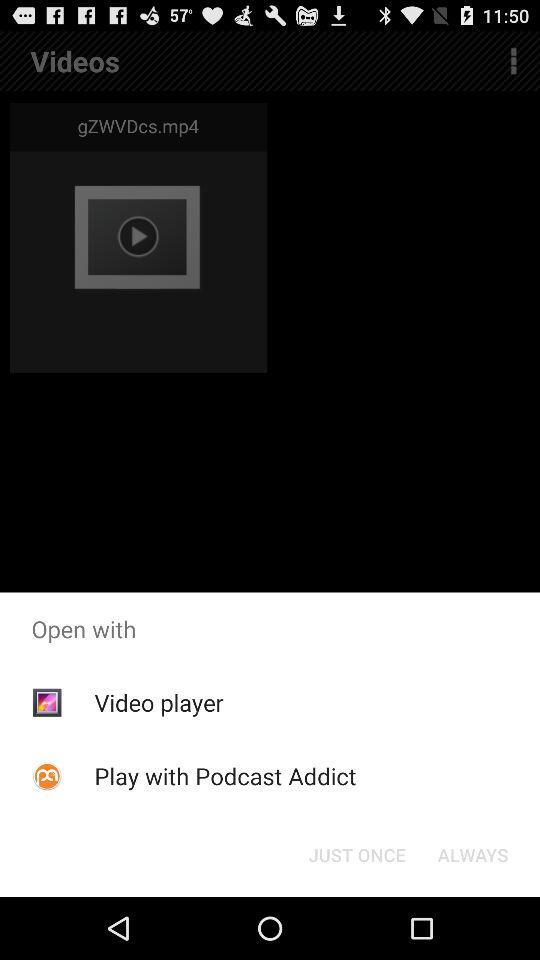 This screenshot has height=960, width=540. What do you see at coordinates (224, 775) in the screenshot?
I see `play with podcast item` at bounding box center [224, 775].